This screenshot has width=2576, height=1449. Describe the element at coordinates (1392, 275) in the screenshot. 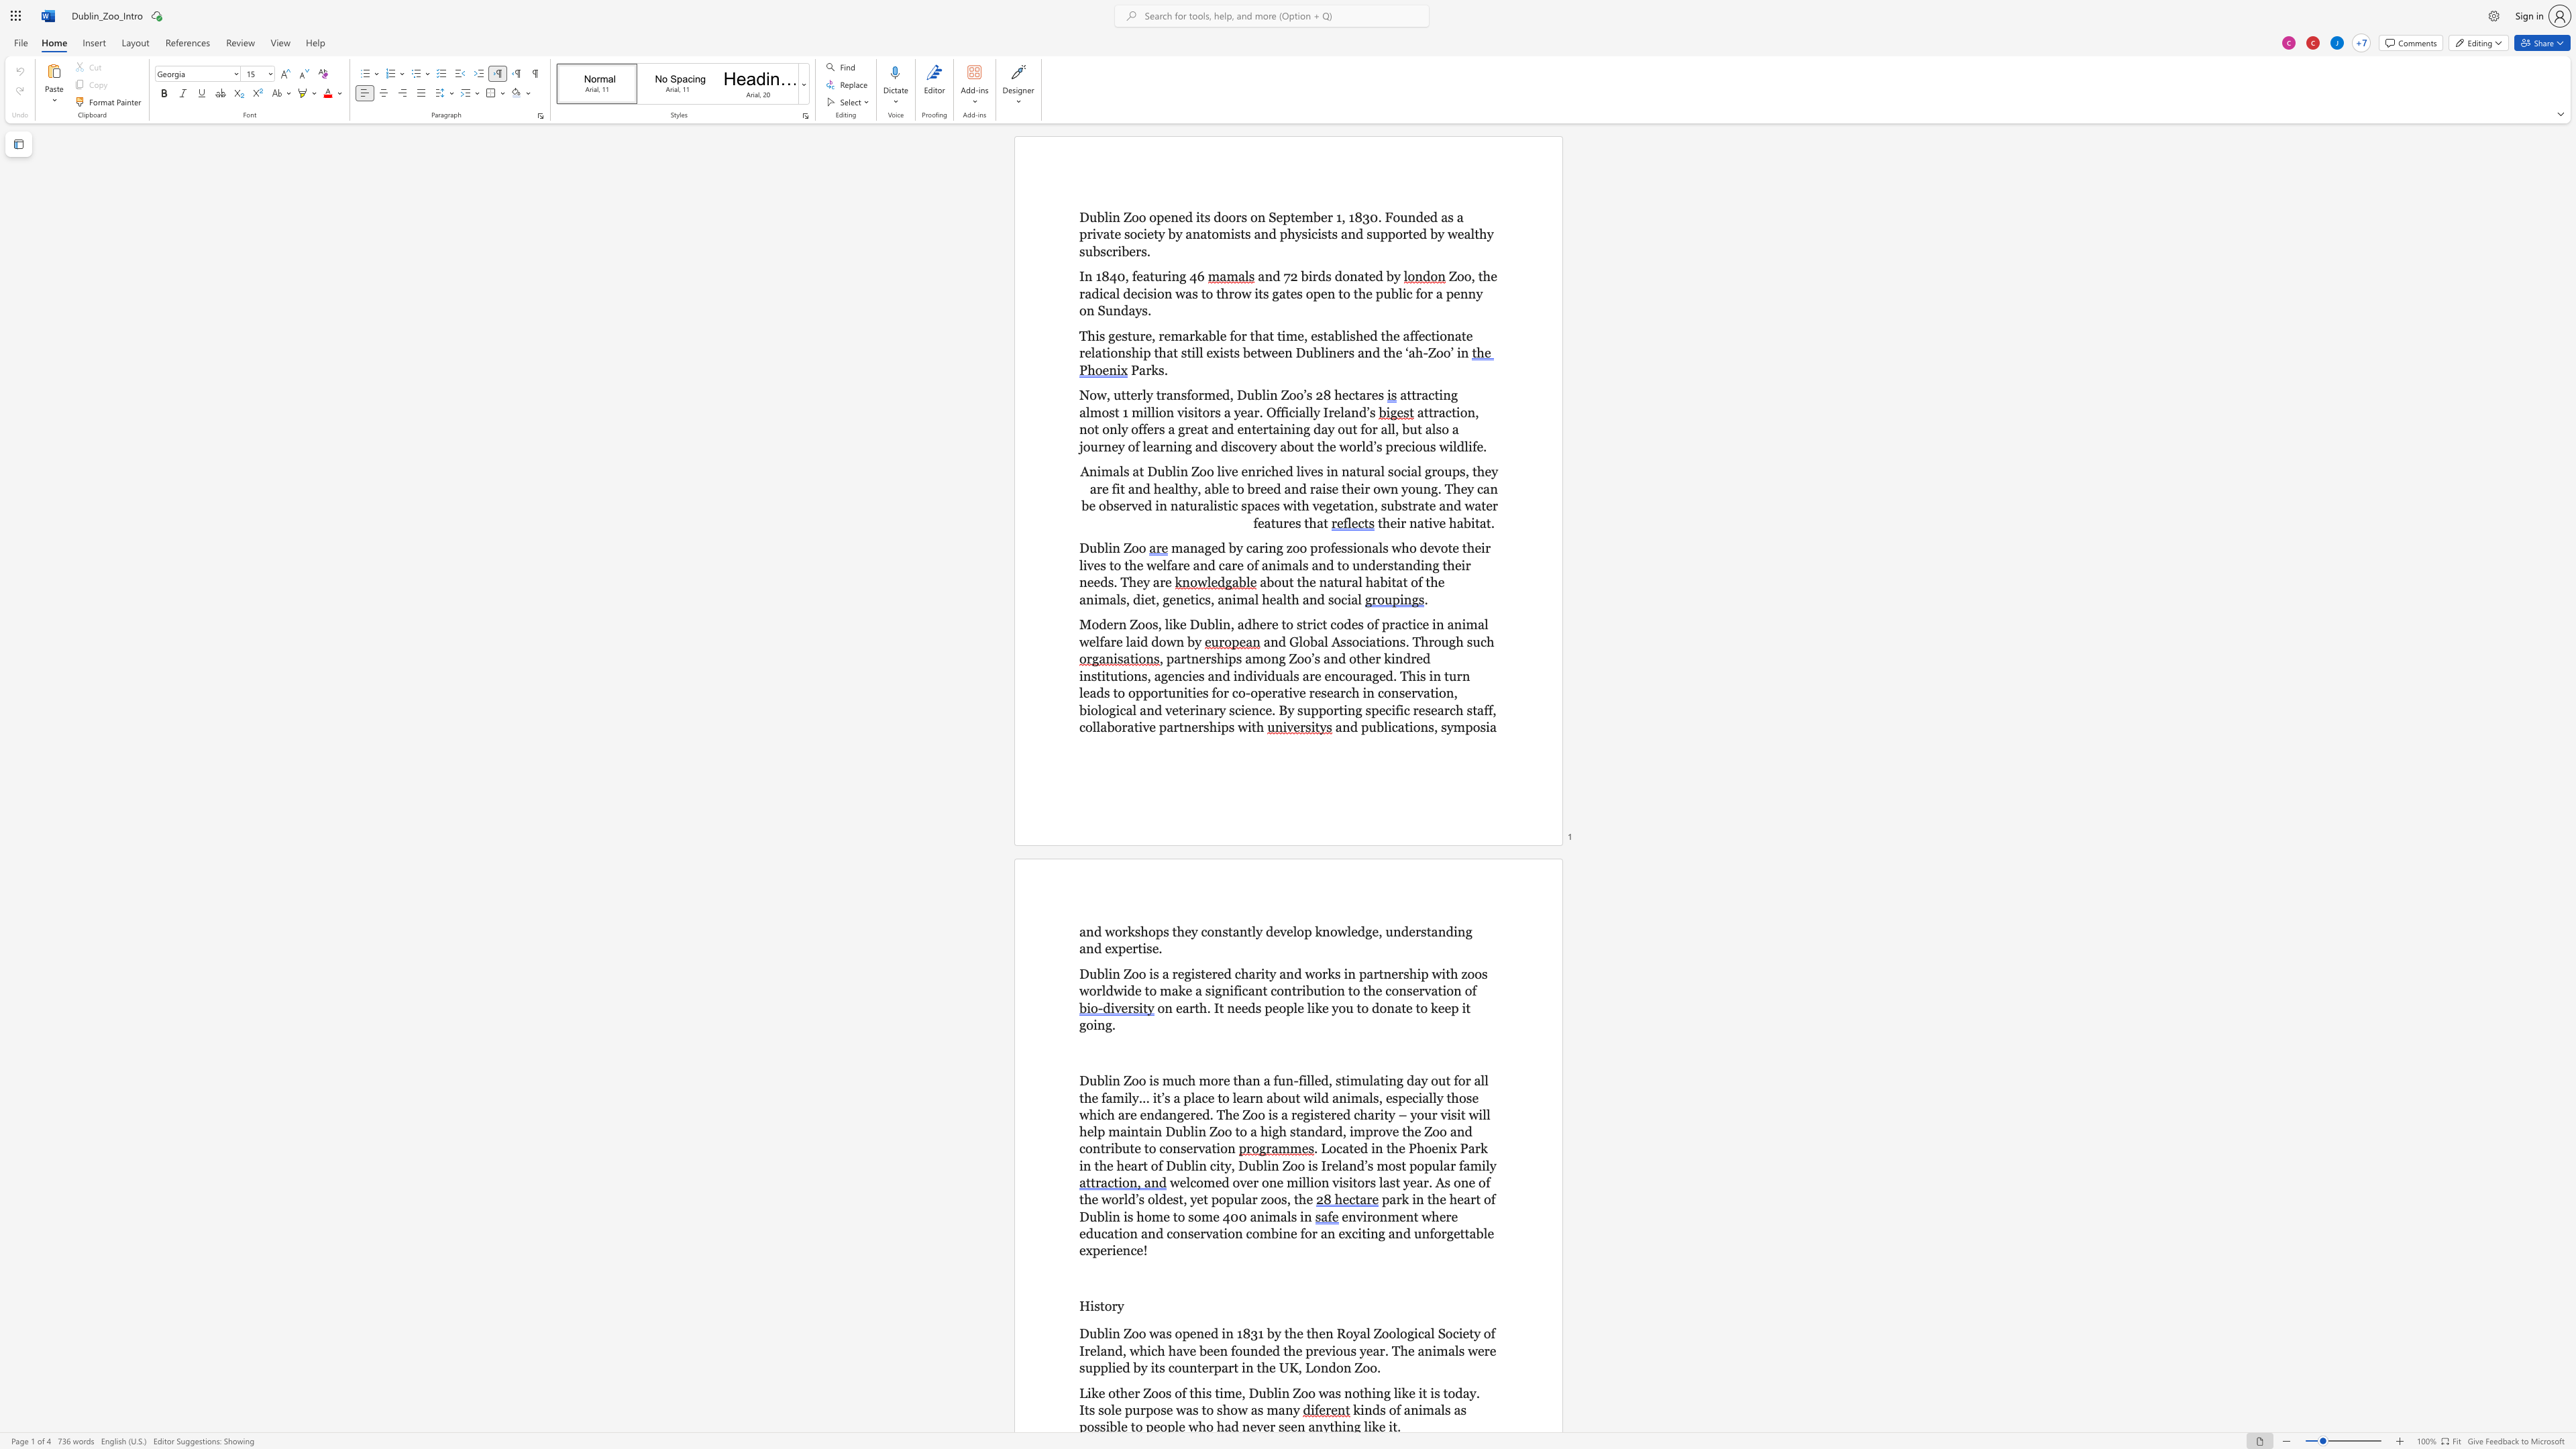

I see `the space between the continuous character "b" and "y" in the text` at that location.